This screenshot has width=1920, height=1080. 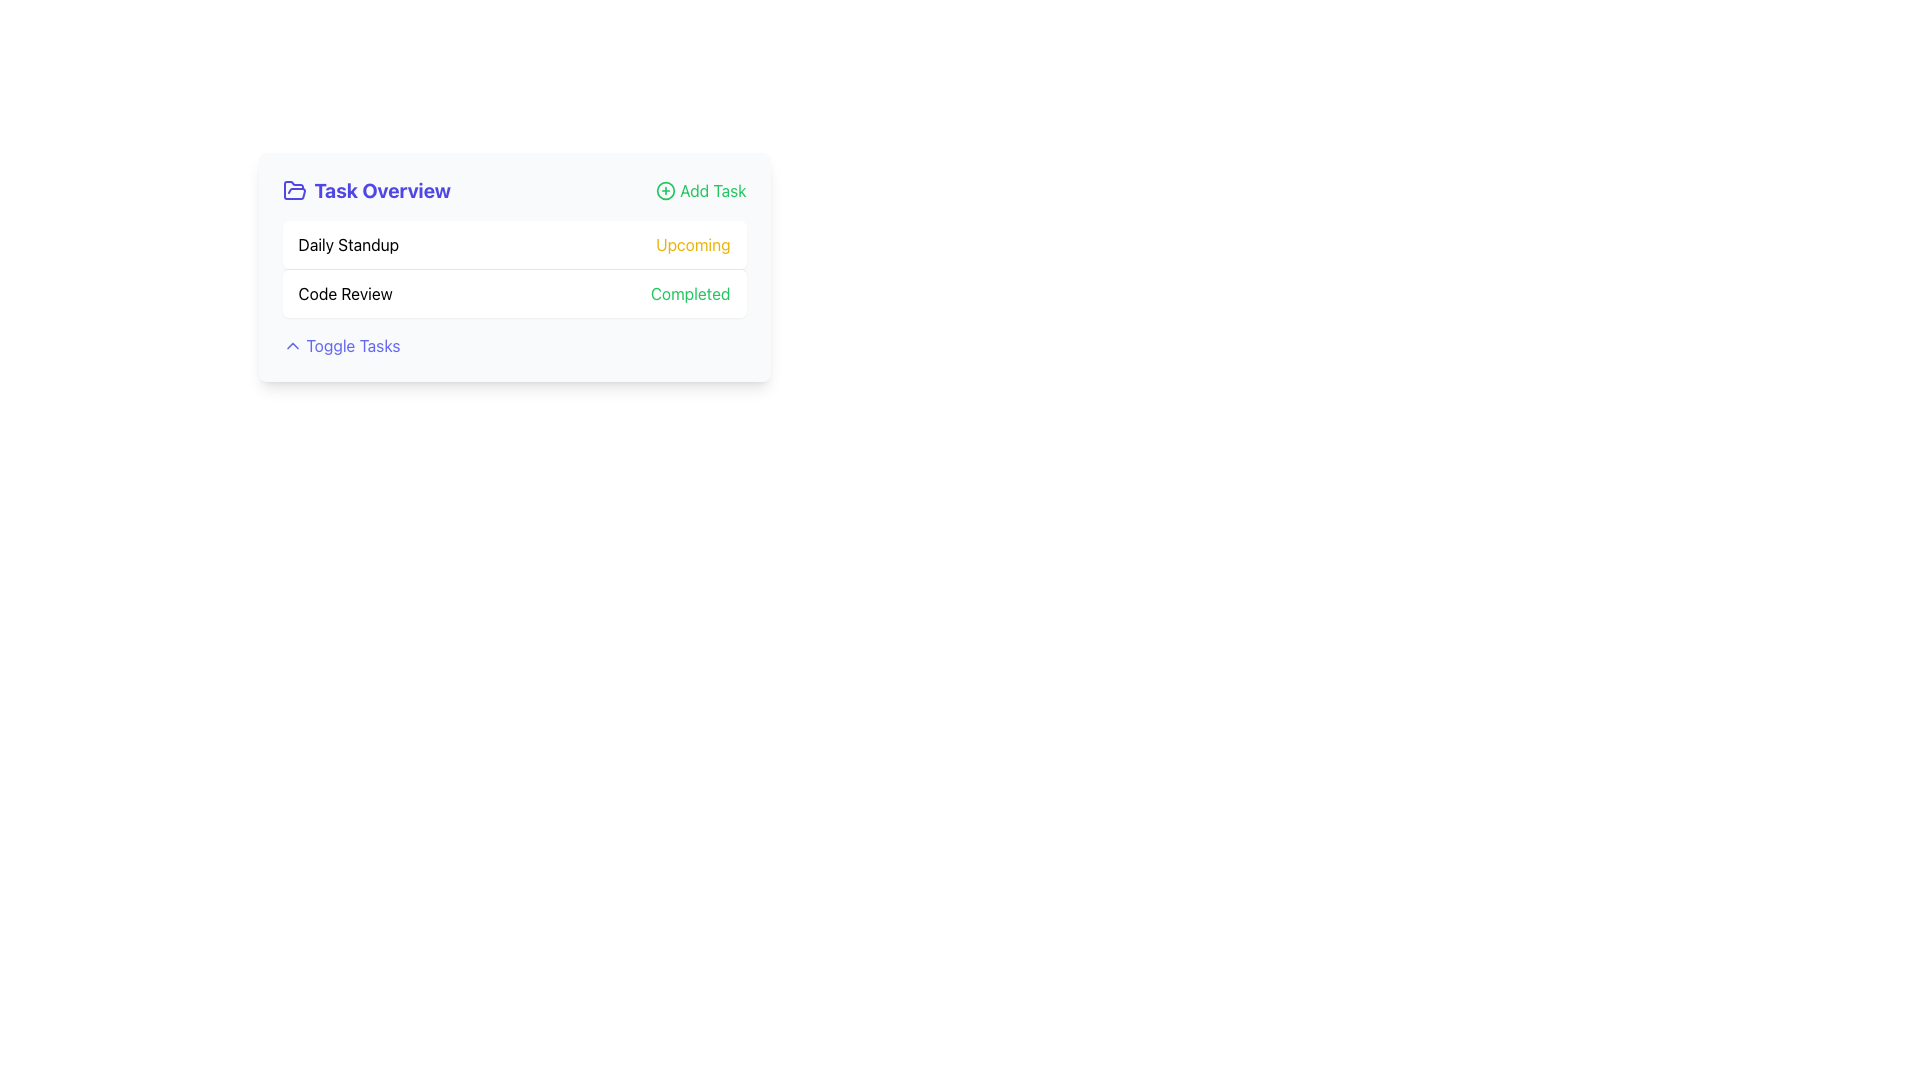 I want to click on the decorative icon representing a folder, located to the left of the 'Task Overview' text, so click(x=293, y=190).